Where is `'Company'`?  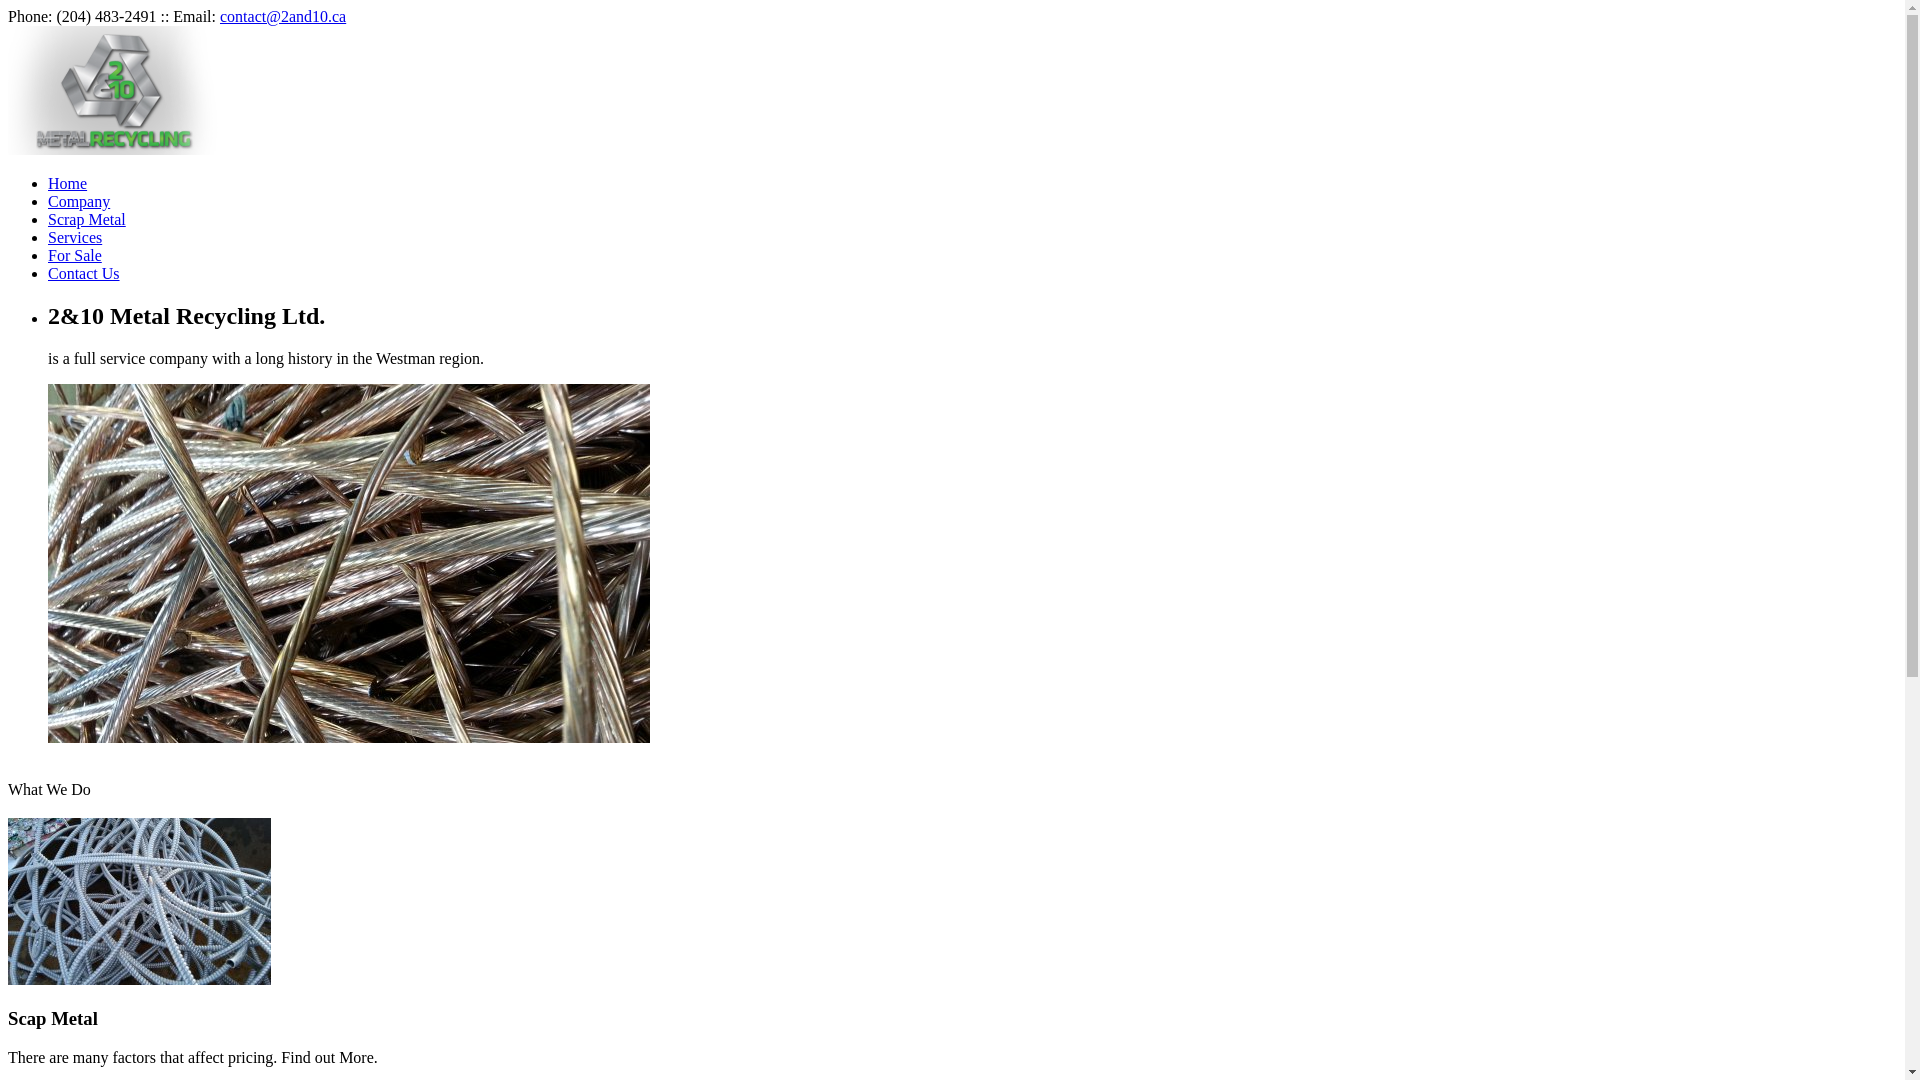
'Company' is located at coordinates (78, 201).